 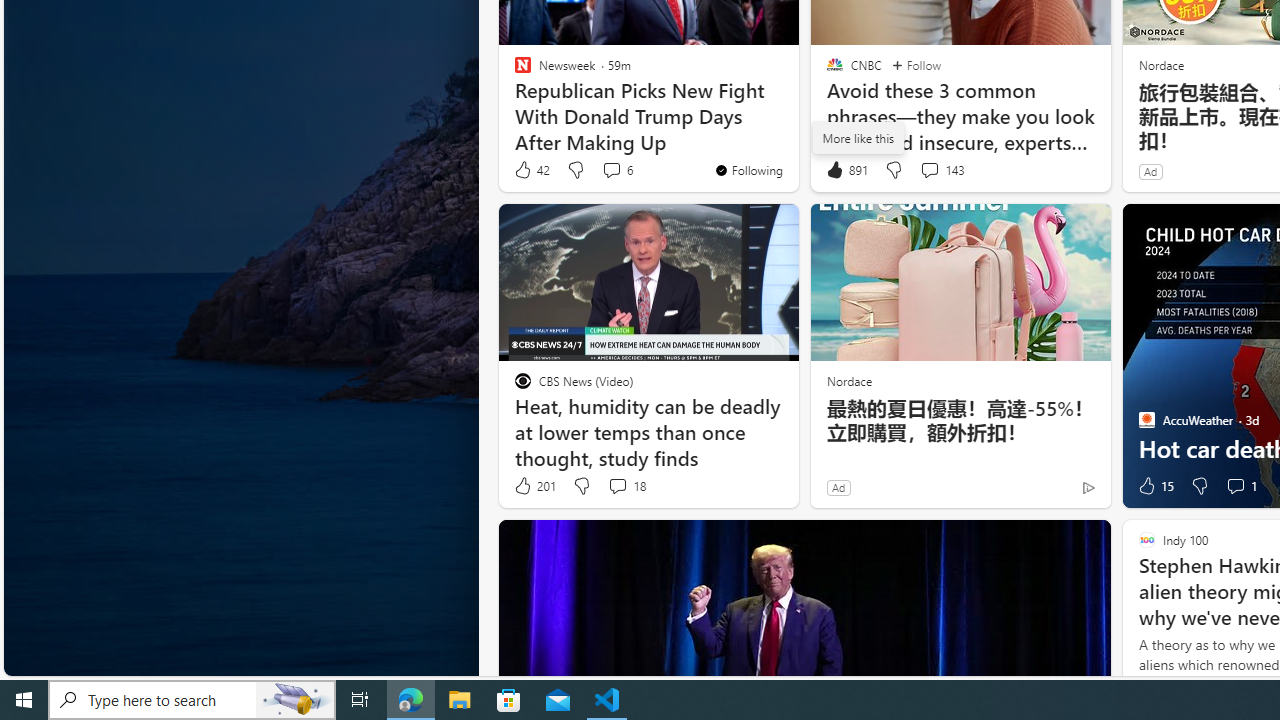 I want to click on '42 Like', so click(x=531, y=169).